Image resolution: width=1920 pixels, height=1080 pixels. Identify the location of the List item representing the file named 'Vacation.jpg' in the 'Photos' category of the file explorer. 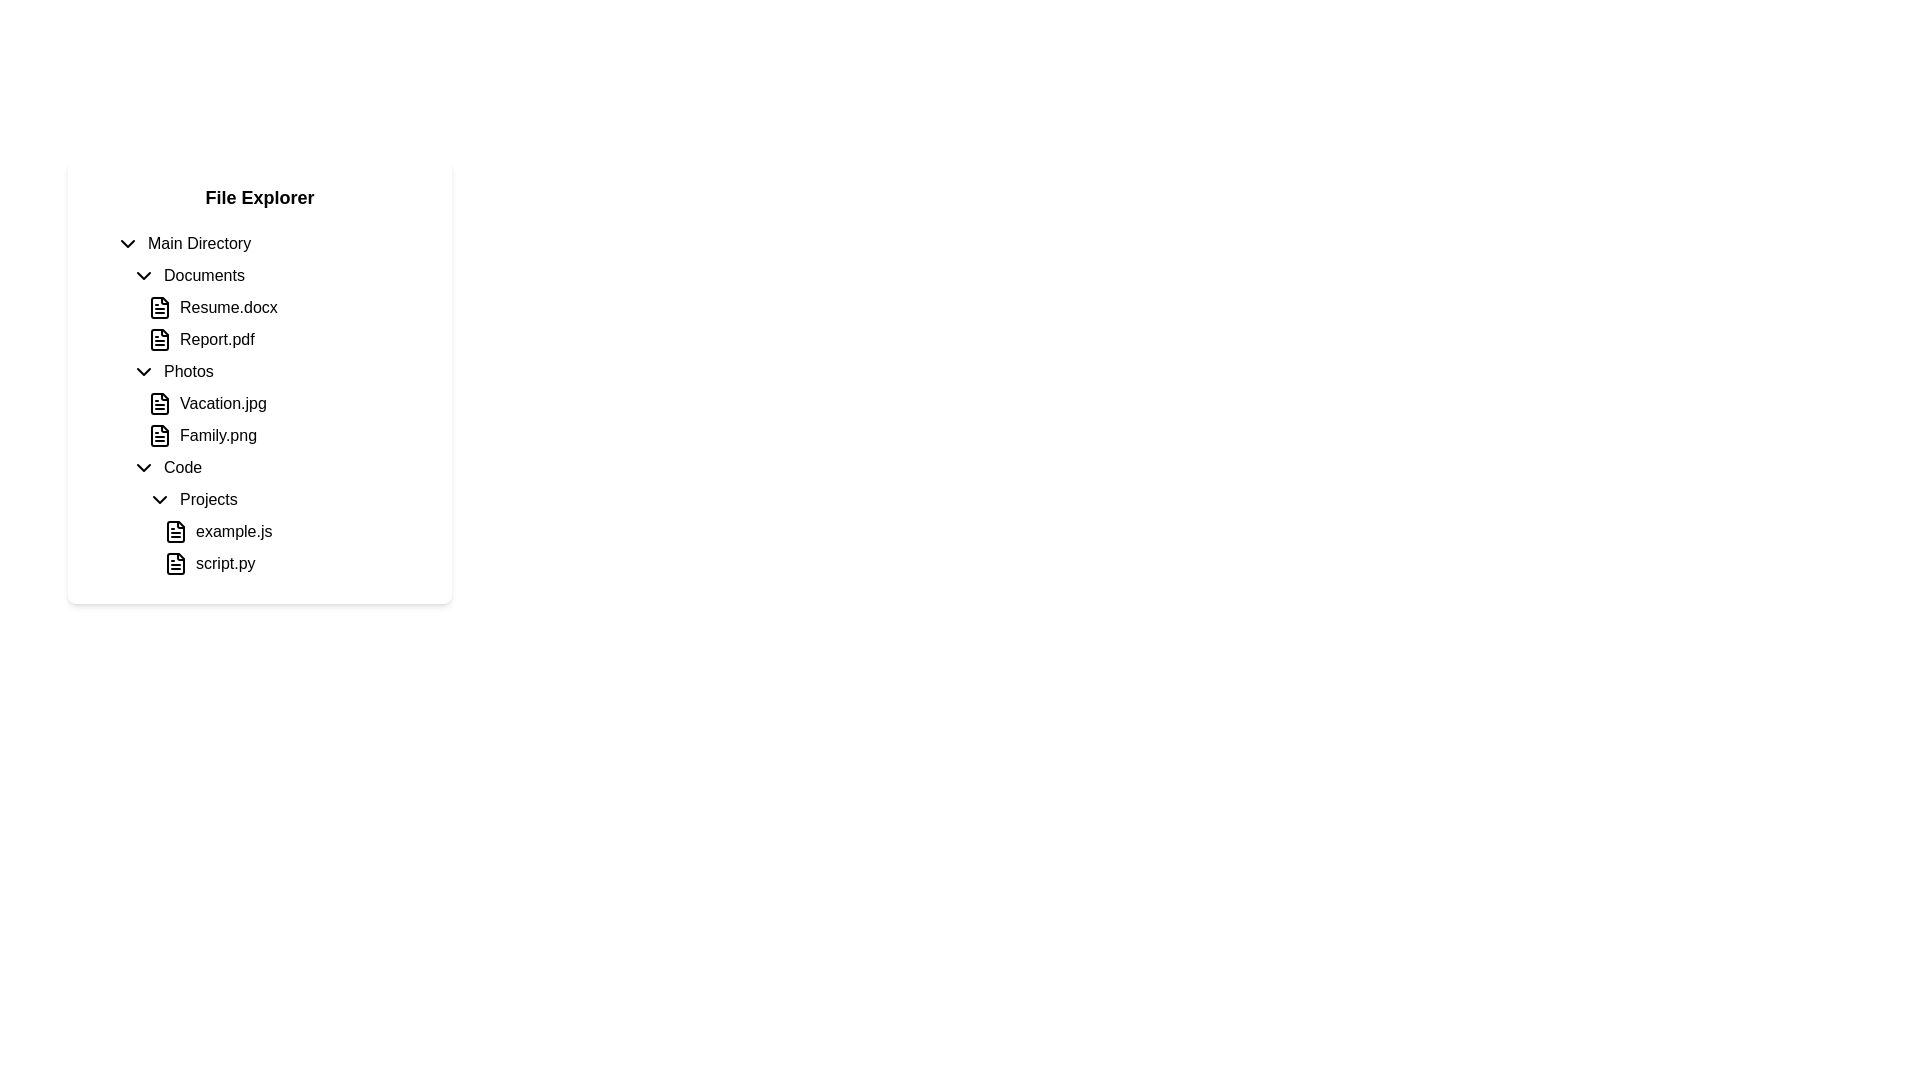
(267, 404).